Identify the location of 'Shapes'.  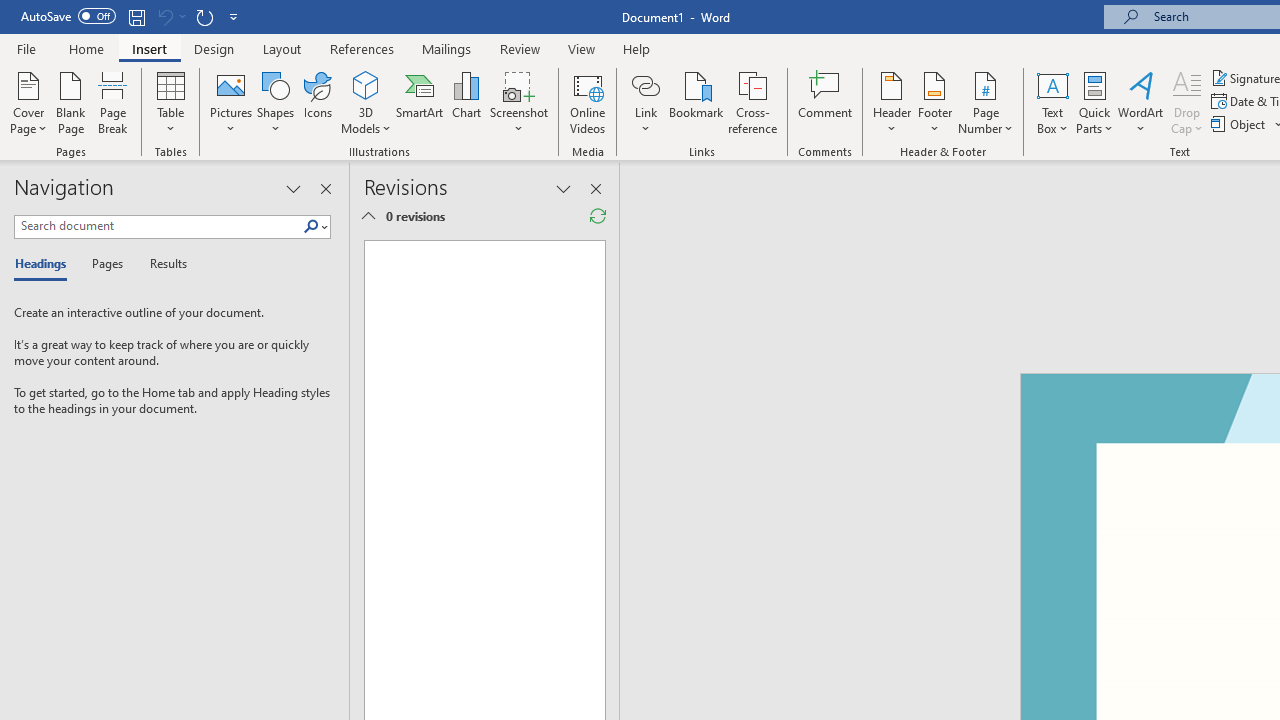
(274, 103).